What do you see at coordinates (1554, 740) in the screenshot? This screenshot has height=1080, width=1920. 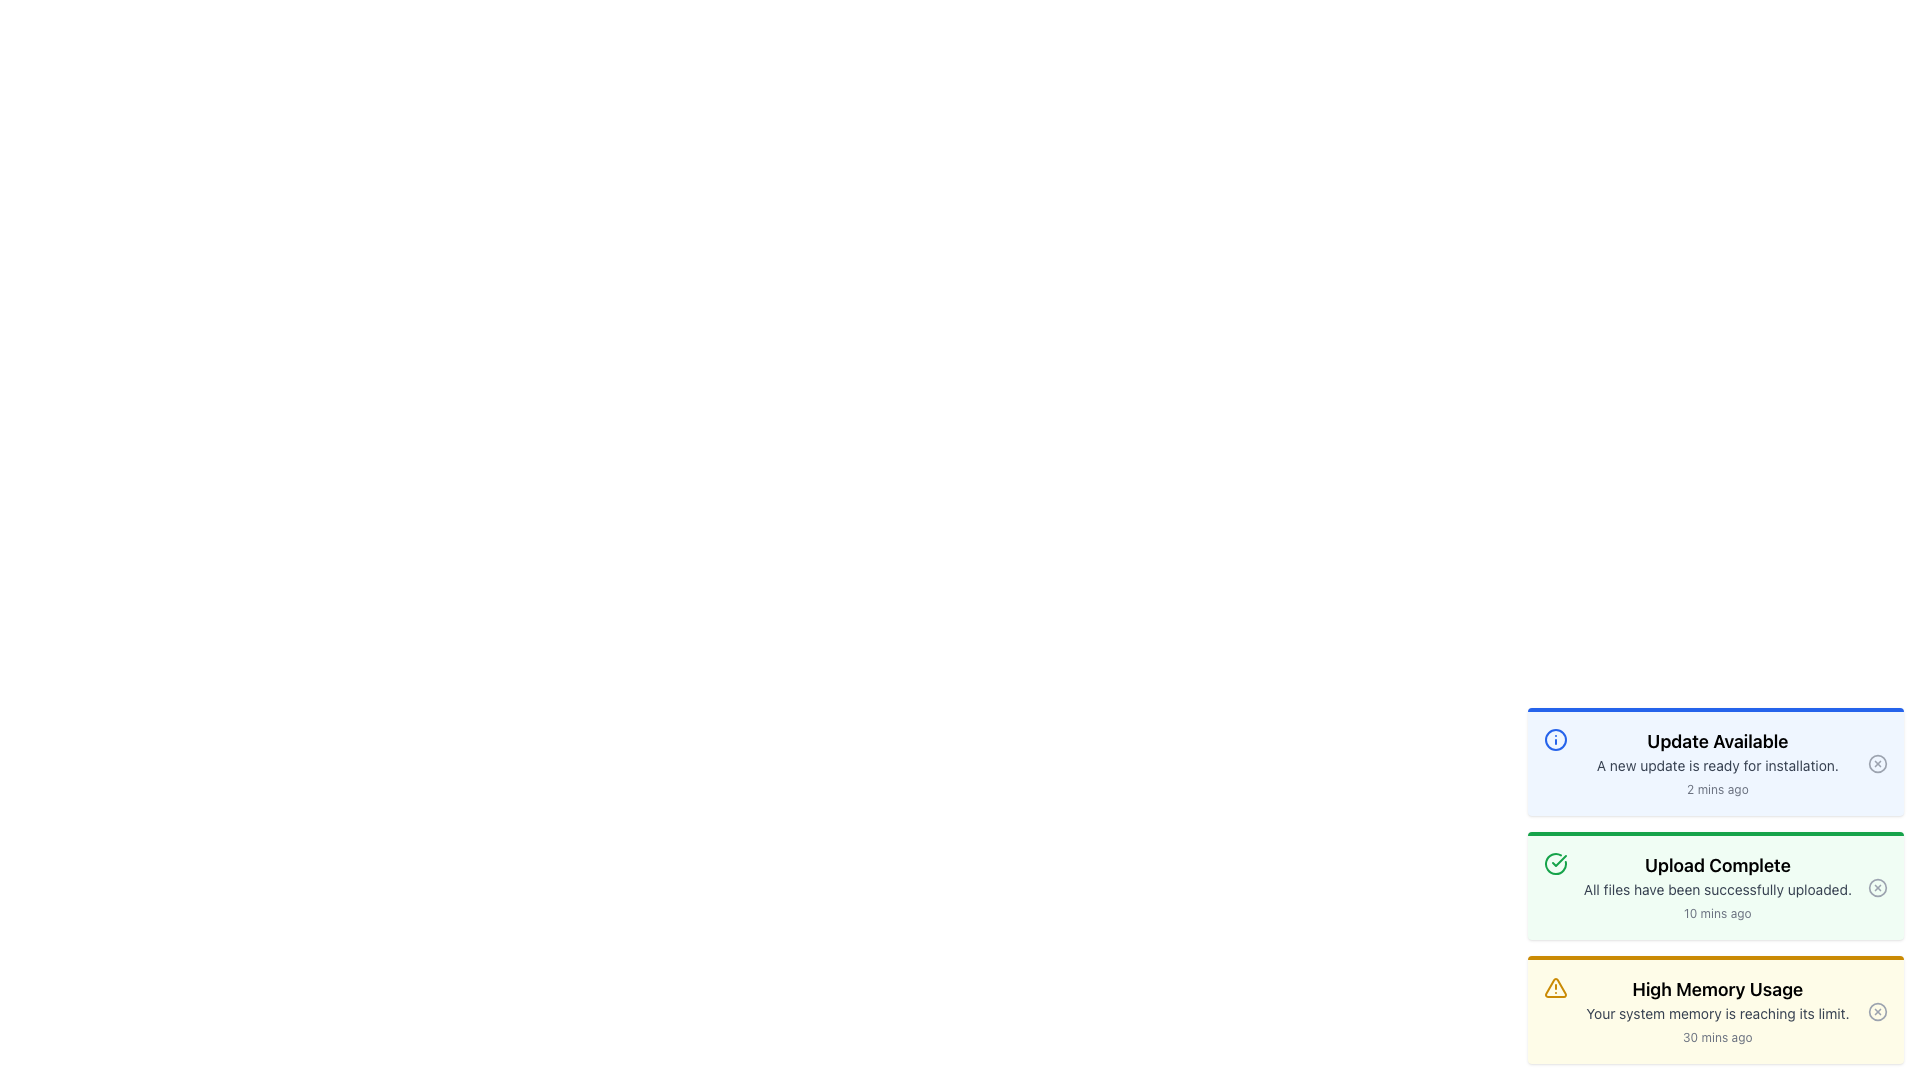 I see `the circular blue icon resembling an information symbol, located at the top-left of the 'Update Available' notification card` at bounding box center [1554, 740].